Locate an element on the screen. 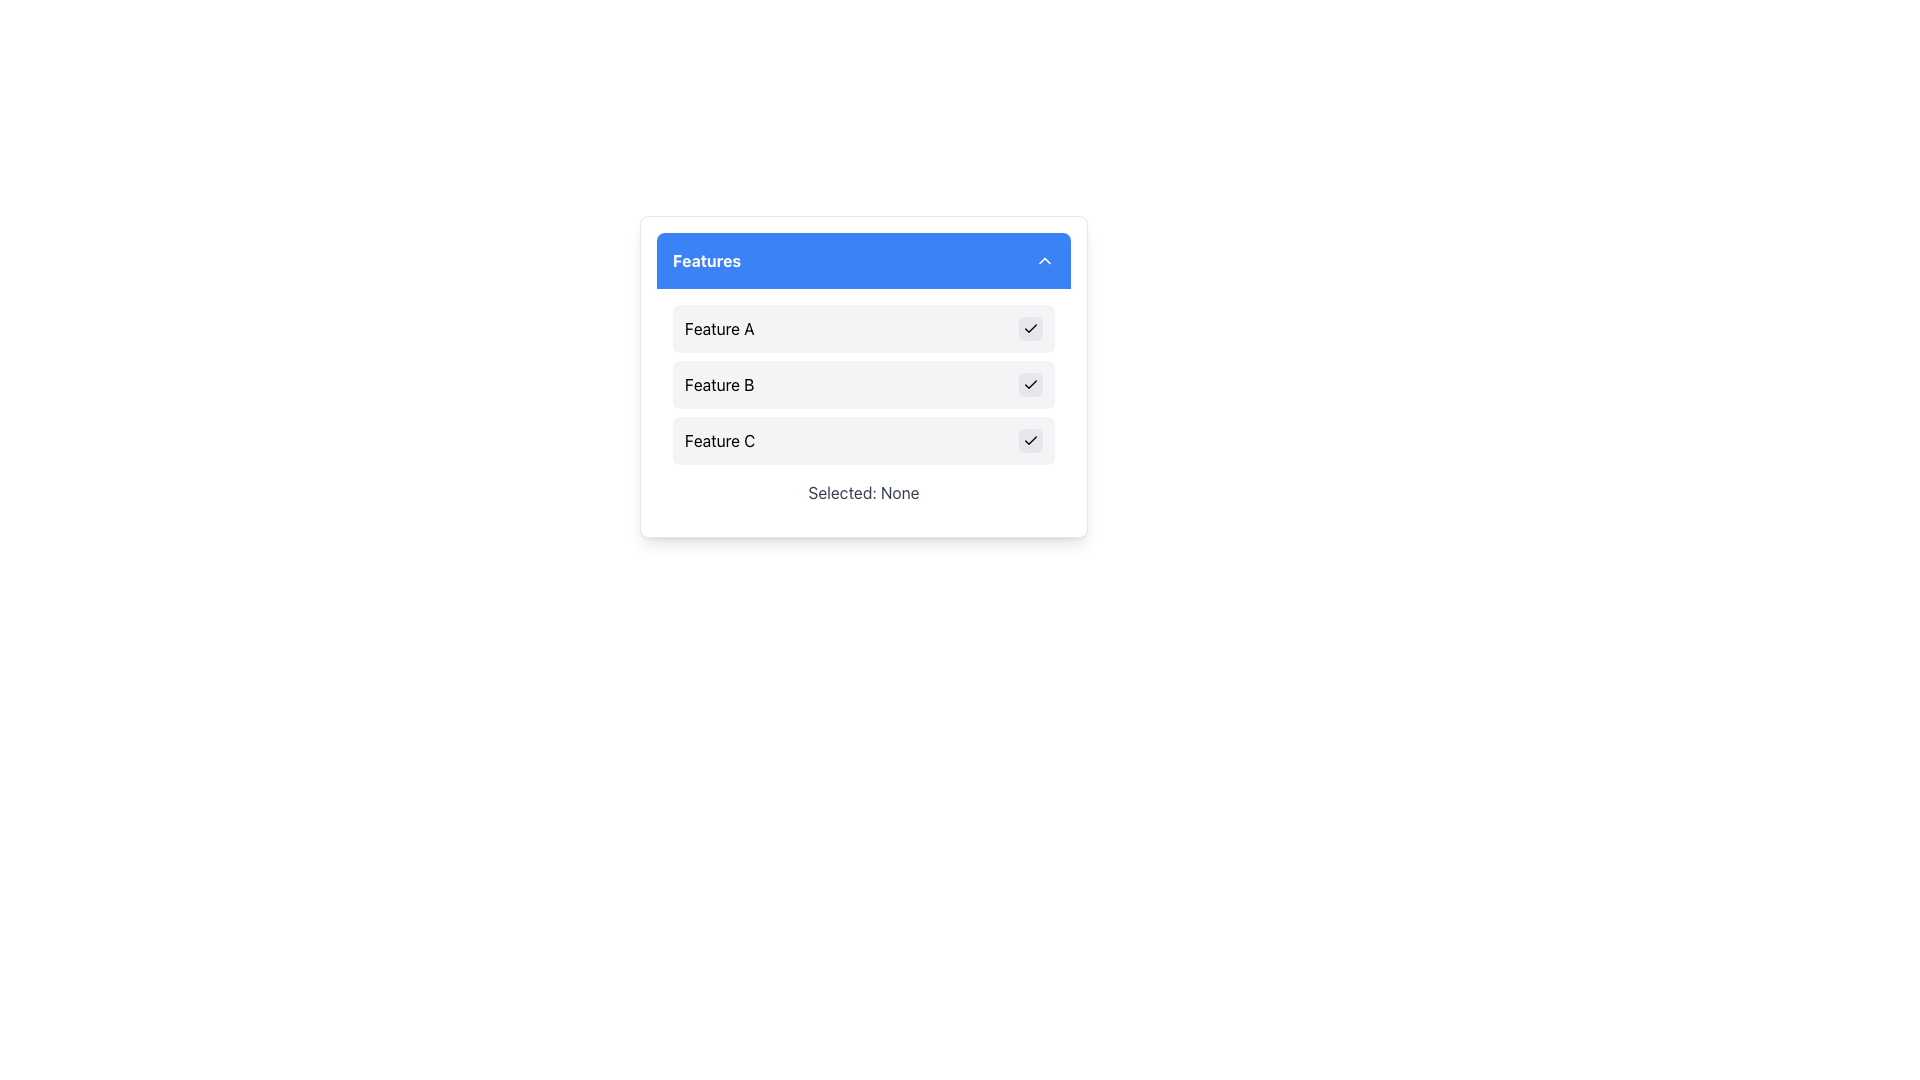  the Text label that serves as a title for its section, located to the left of an icon is located at coordinates (707, 260).